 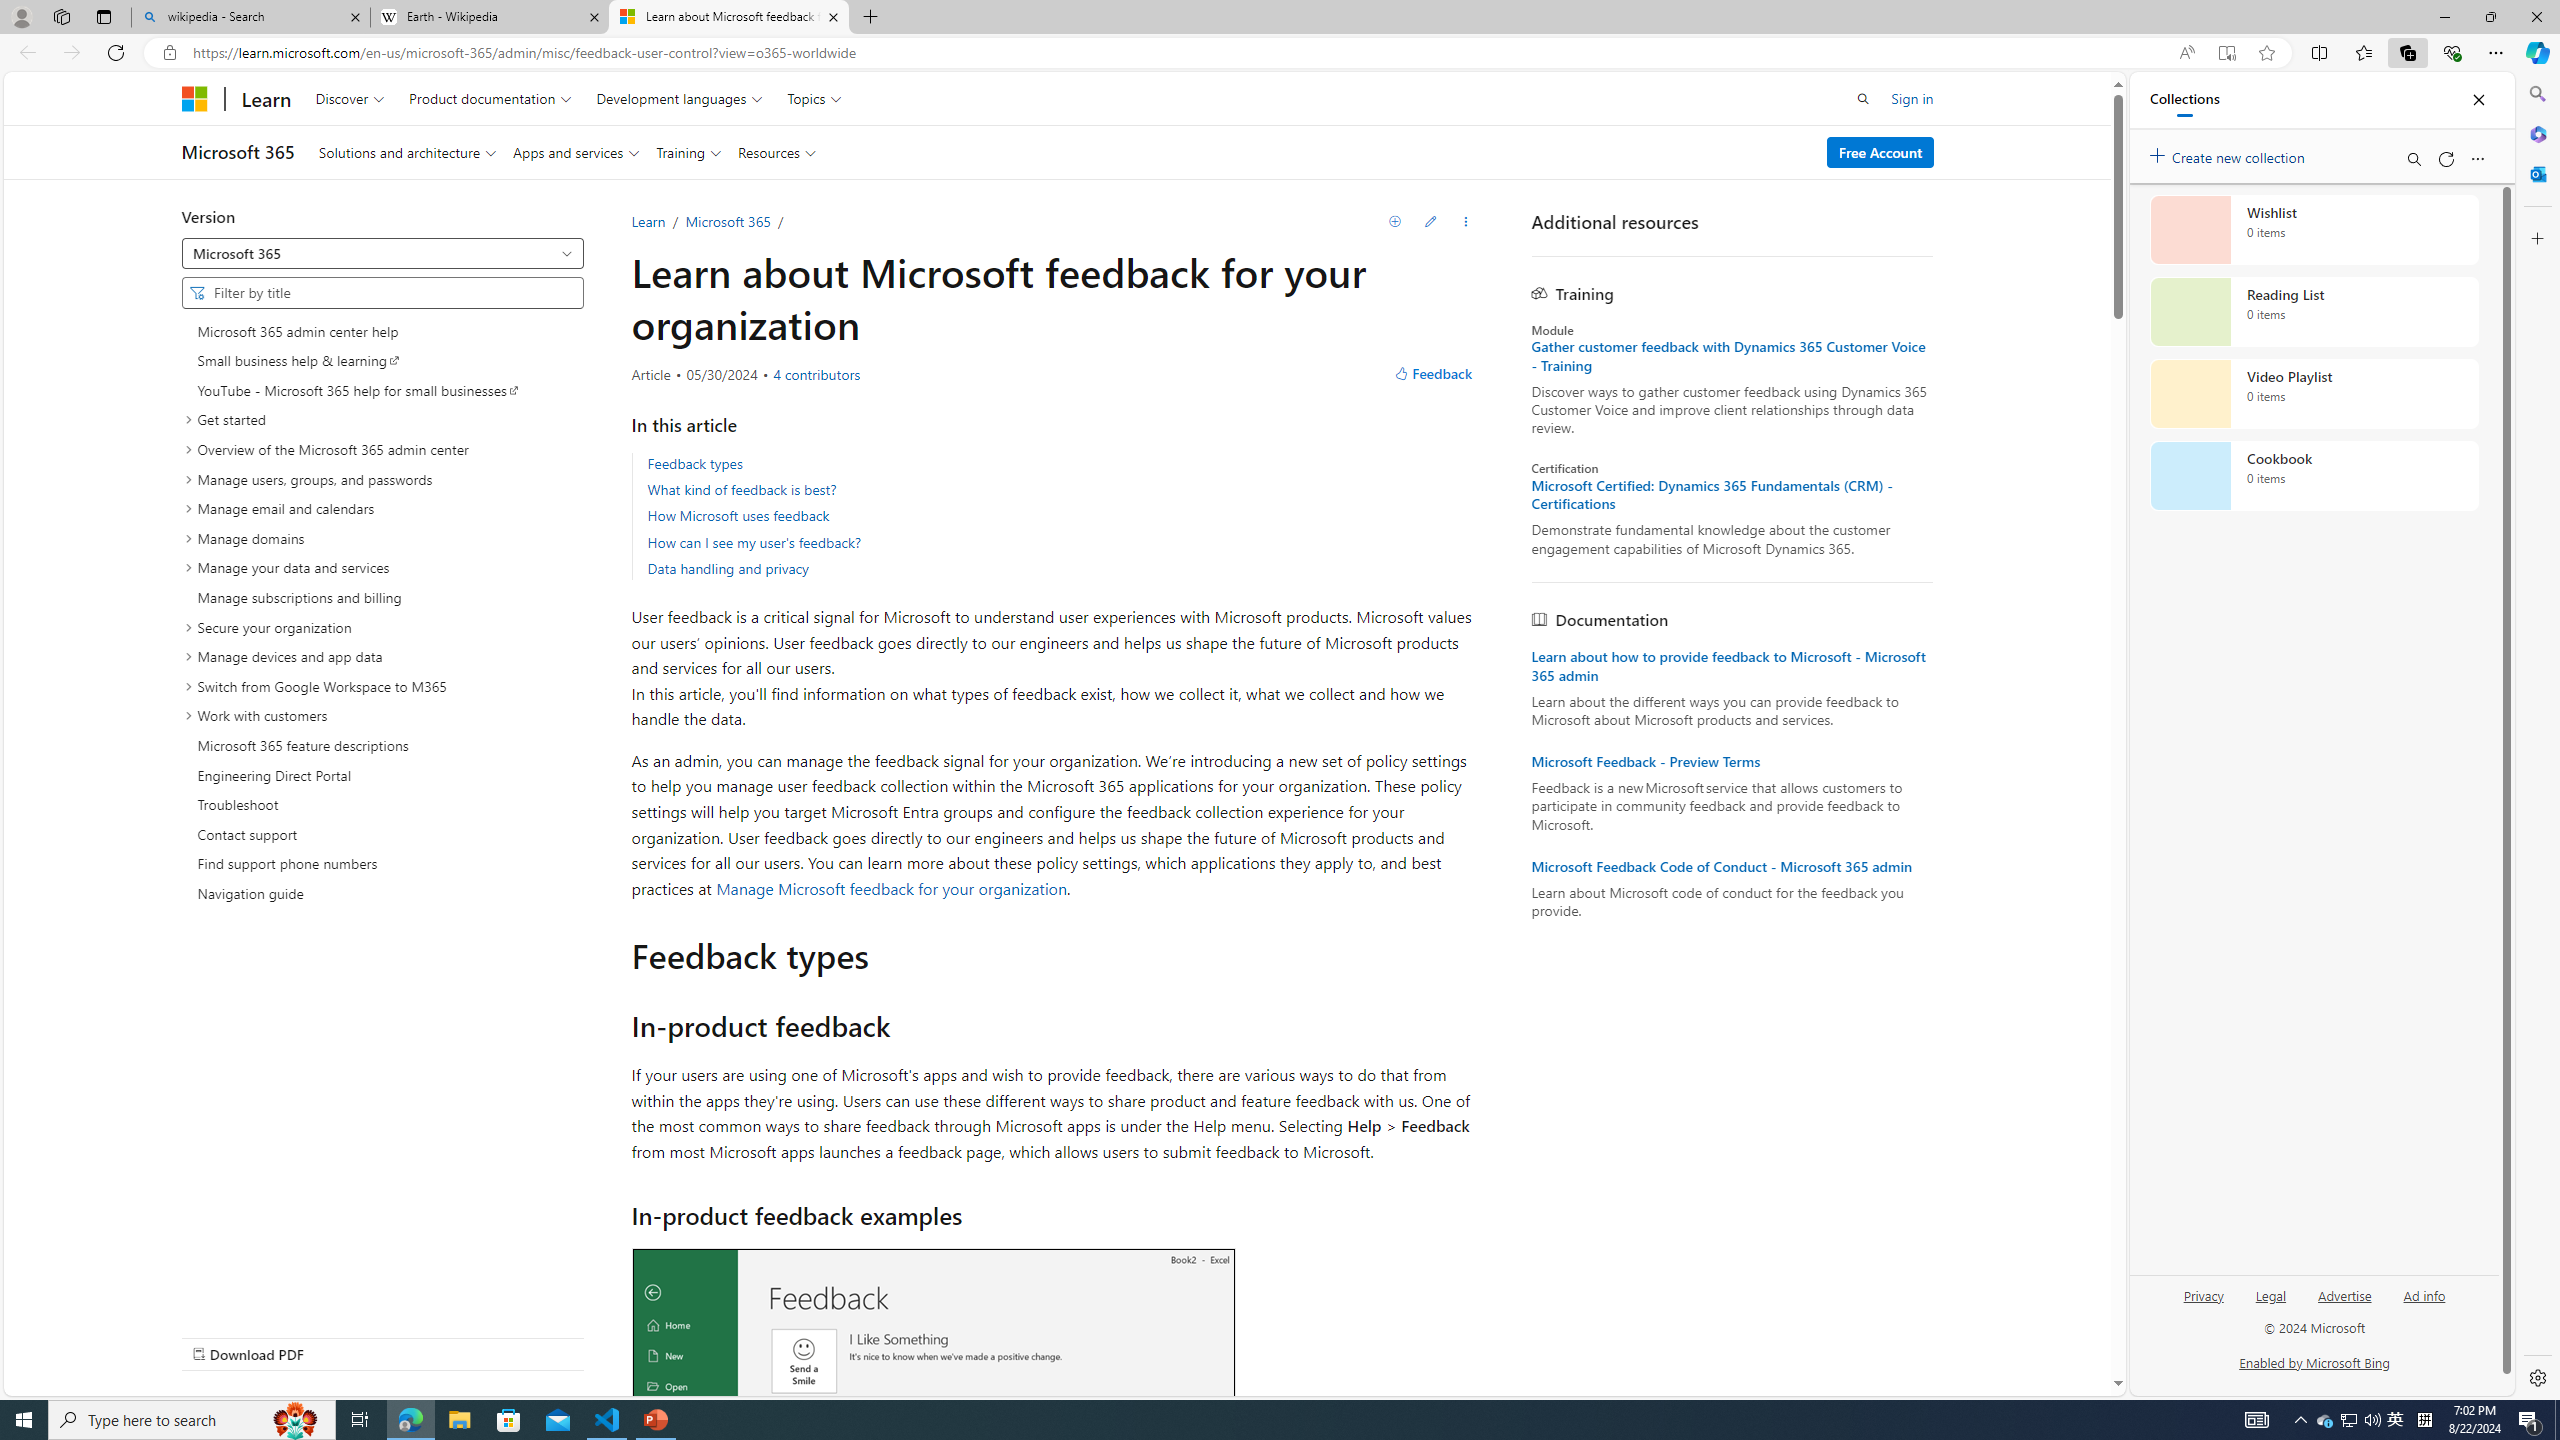 What do you see at coordinates (70, 51) in the screenshot?
I see `'Forward'` at bounding box center [70, 51].